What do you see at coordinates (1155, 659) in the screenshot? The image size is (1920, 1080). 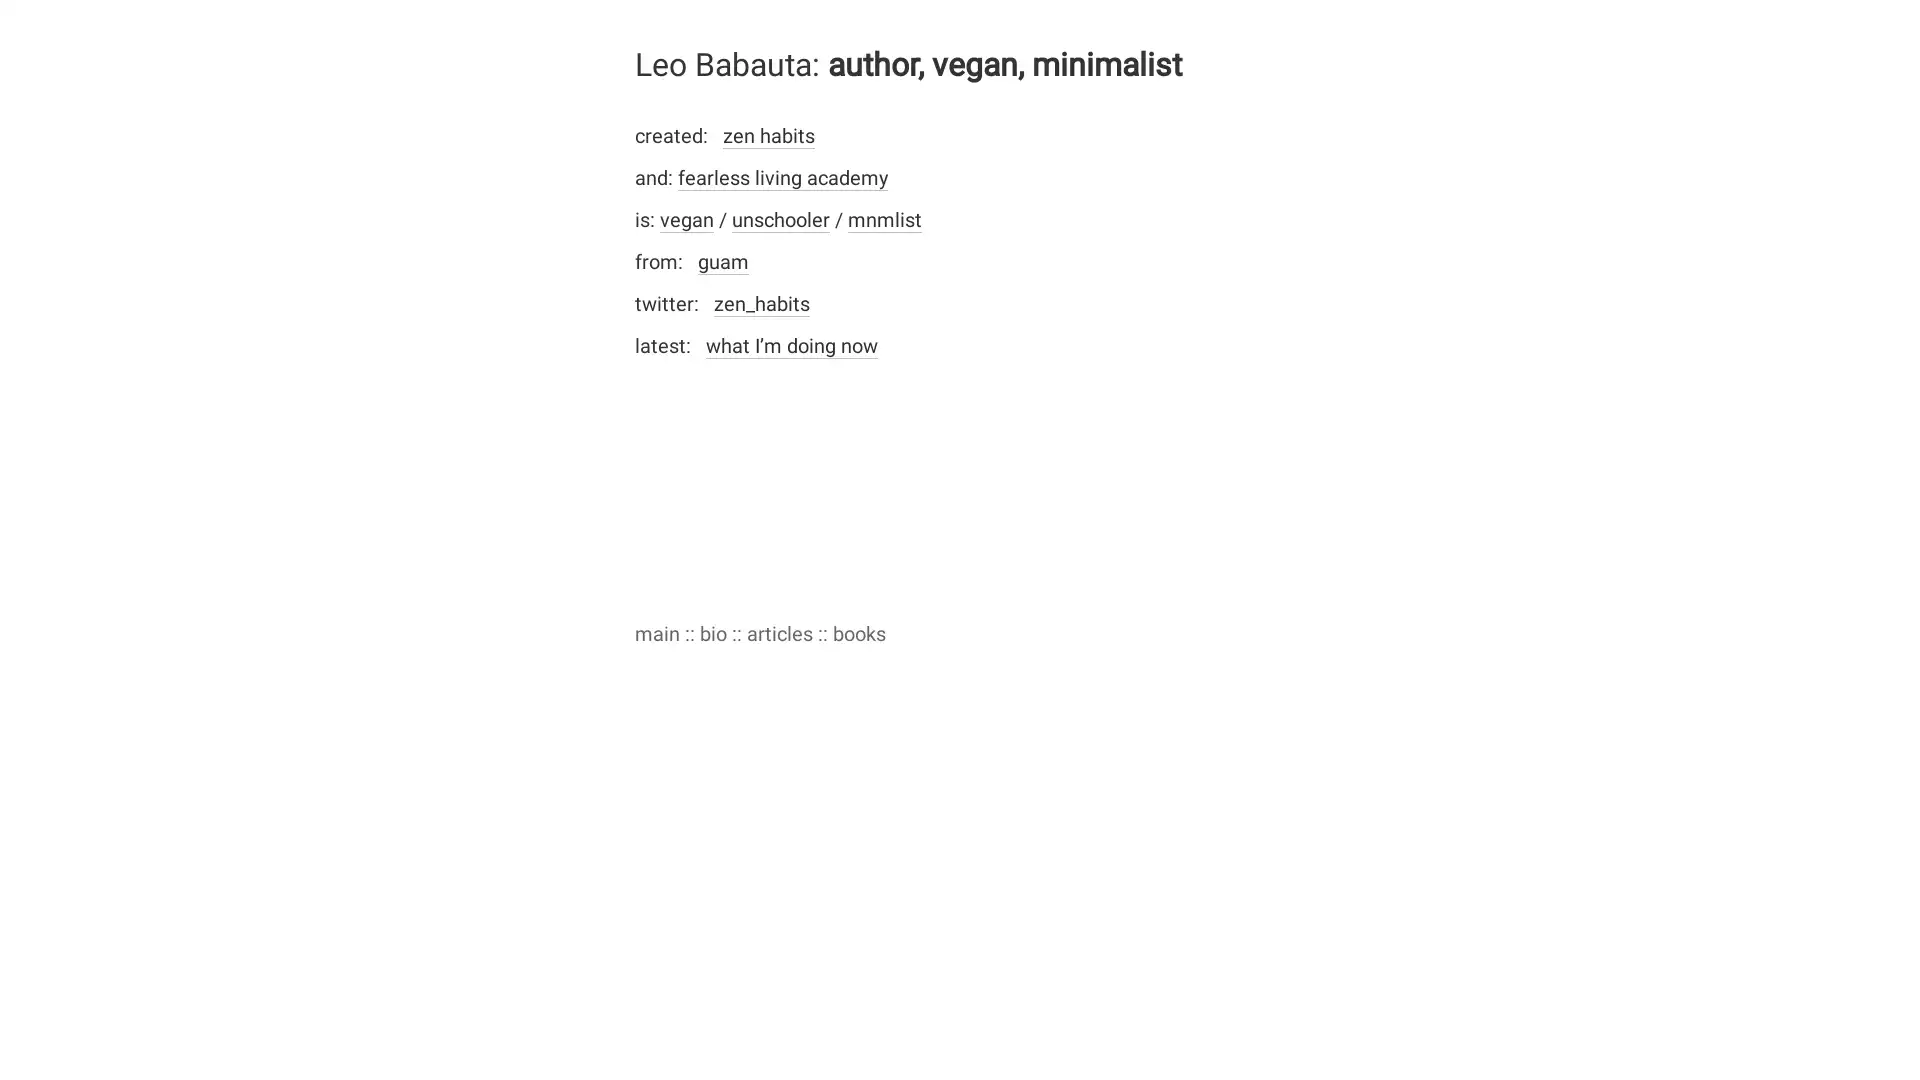 I see `Get Updates` at bounding box center [1155, 659].